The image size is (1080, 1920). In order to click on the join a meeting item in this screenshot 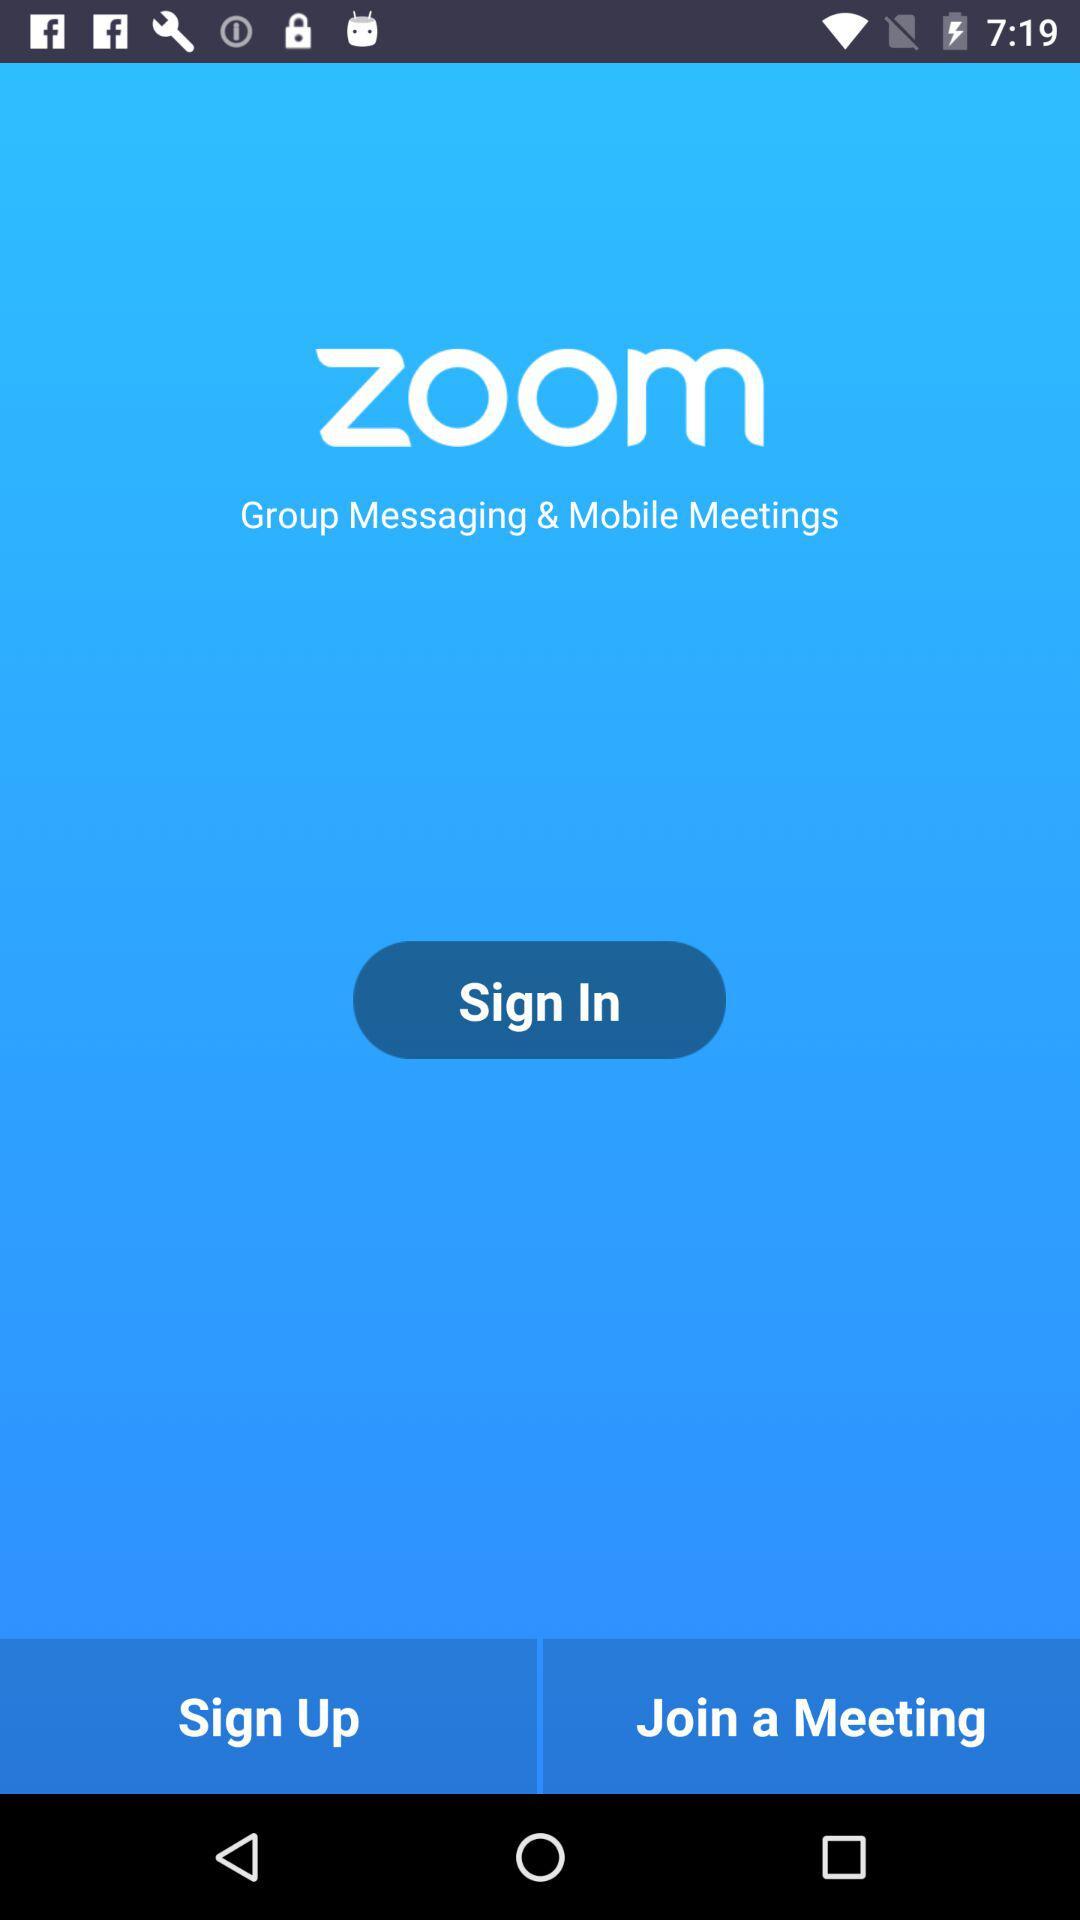, I will do `click(811, 1715)`.